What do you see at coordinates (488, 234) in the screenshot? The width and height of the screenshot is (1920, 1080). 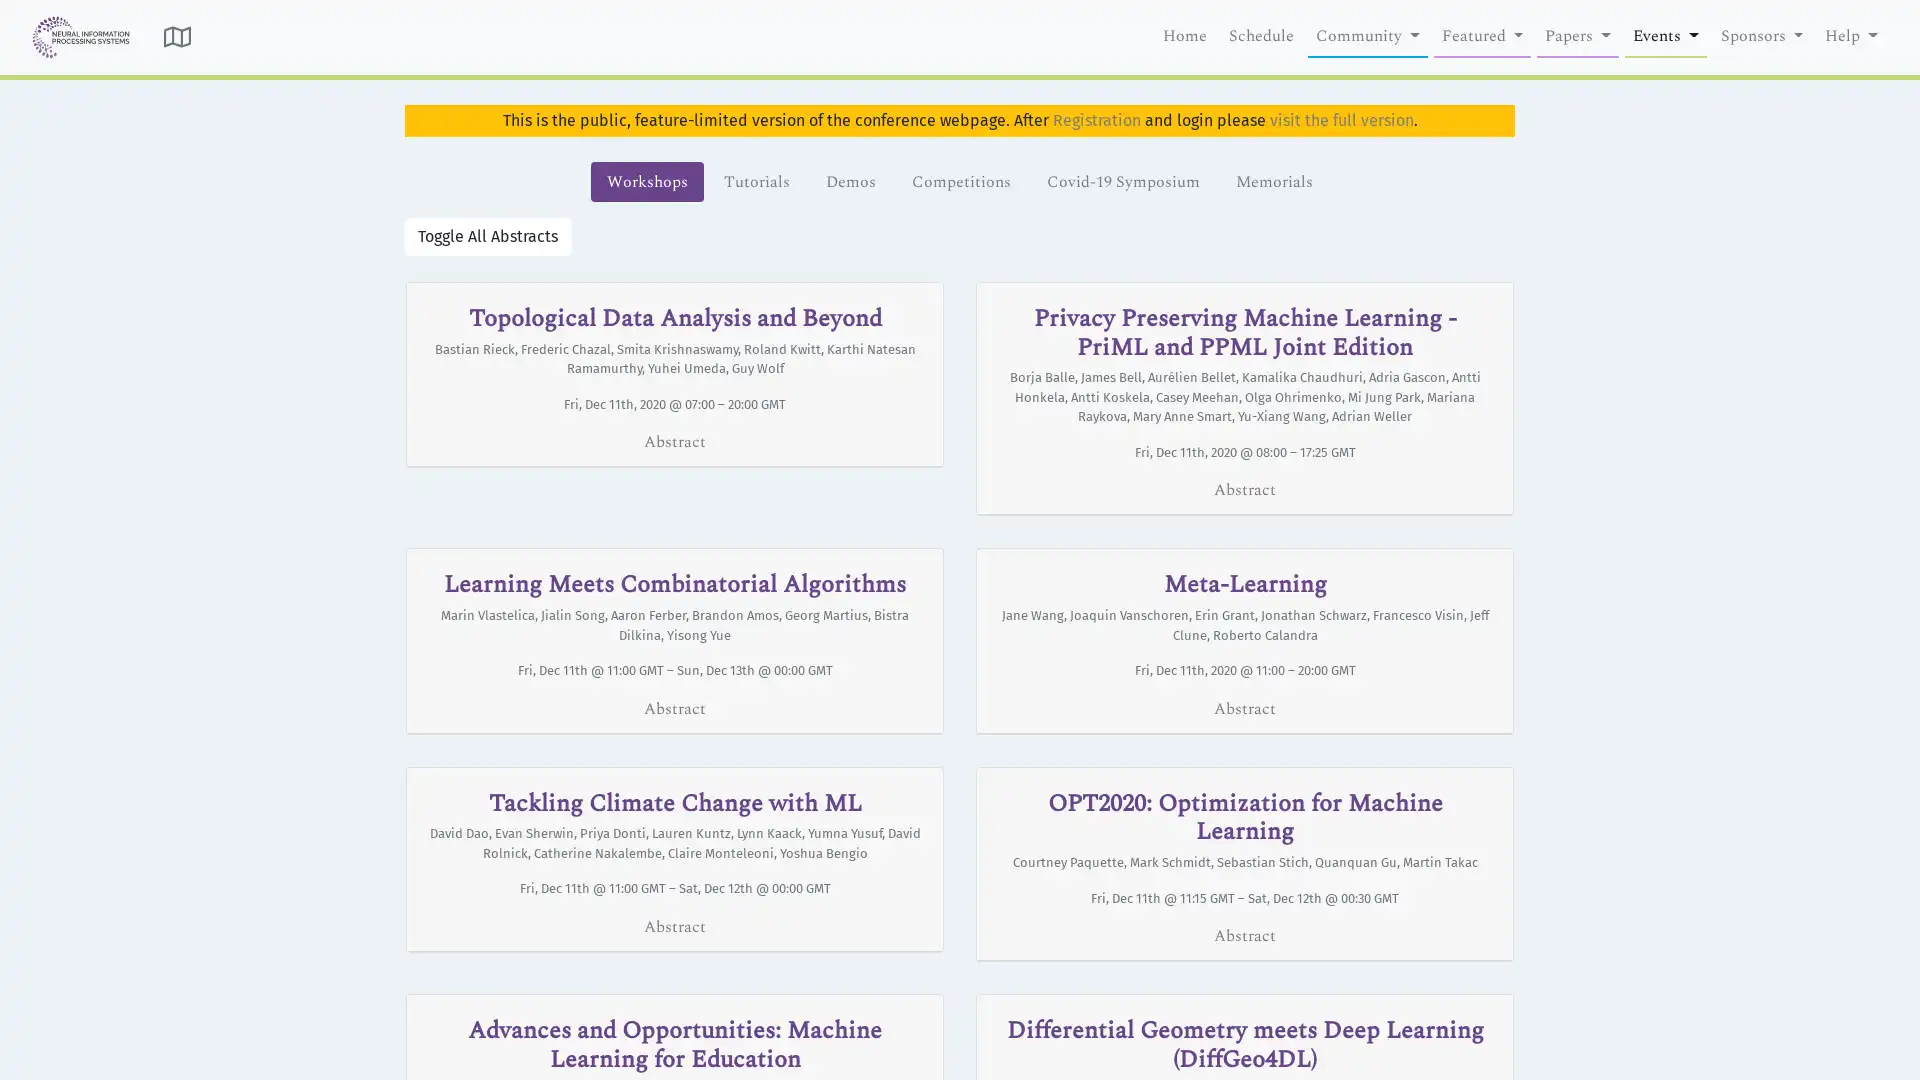 I see `Toggle All Abstracts` at bounding box center [488, 234].